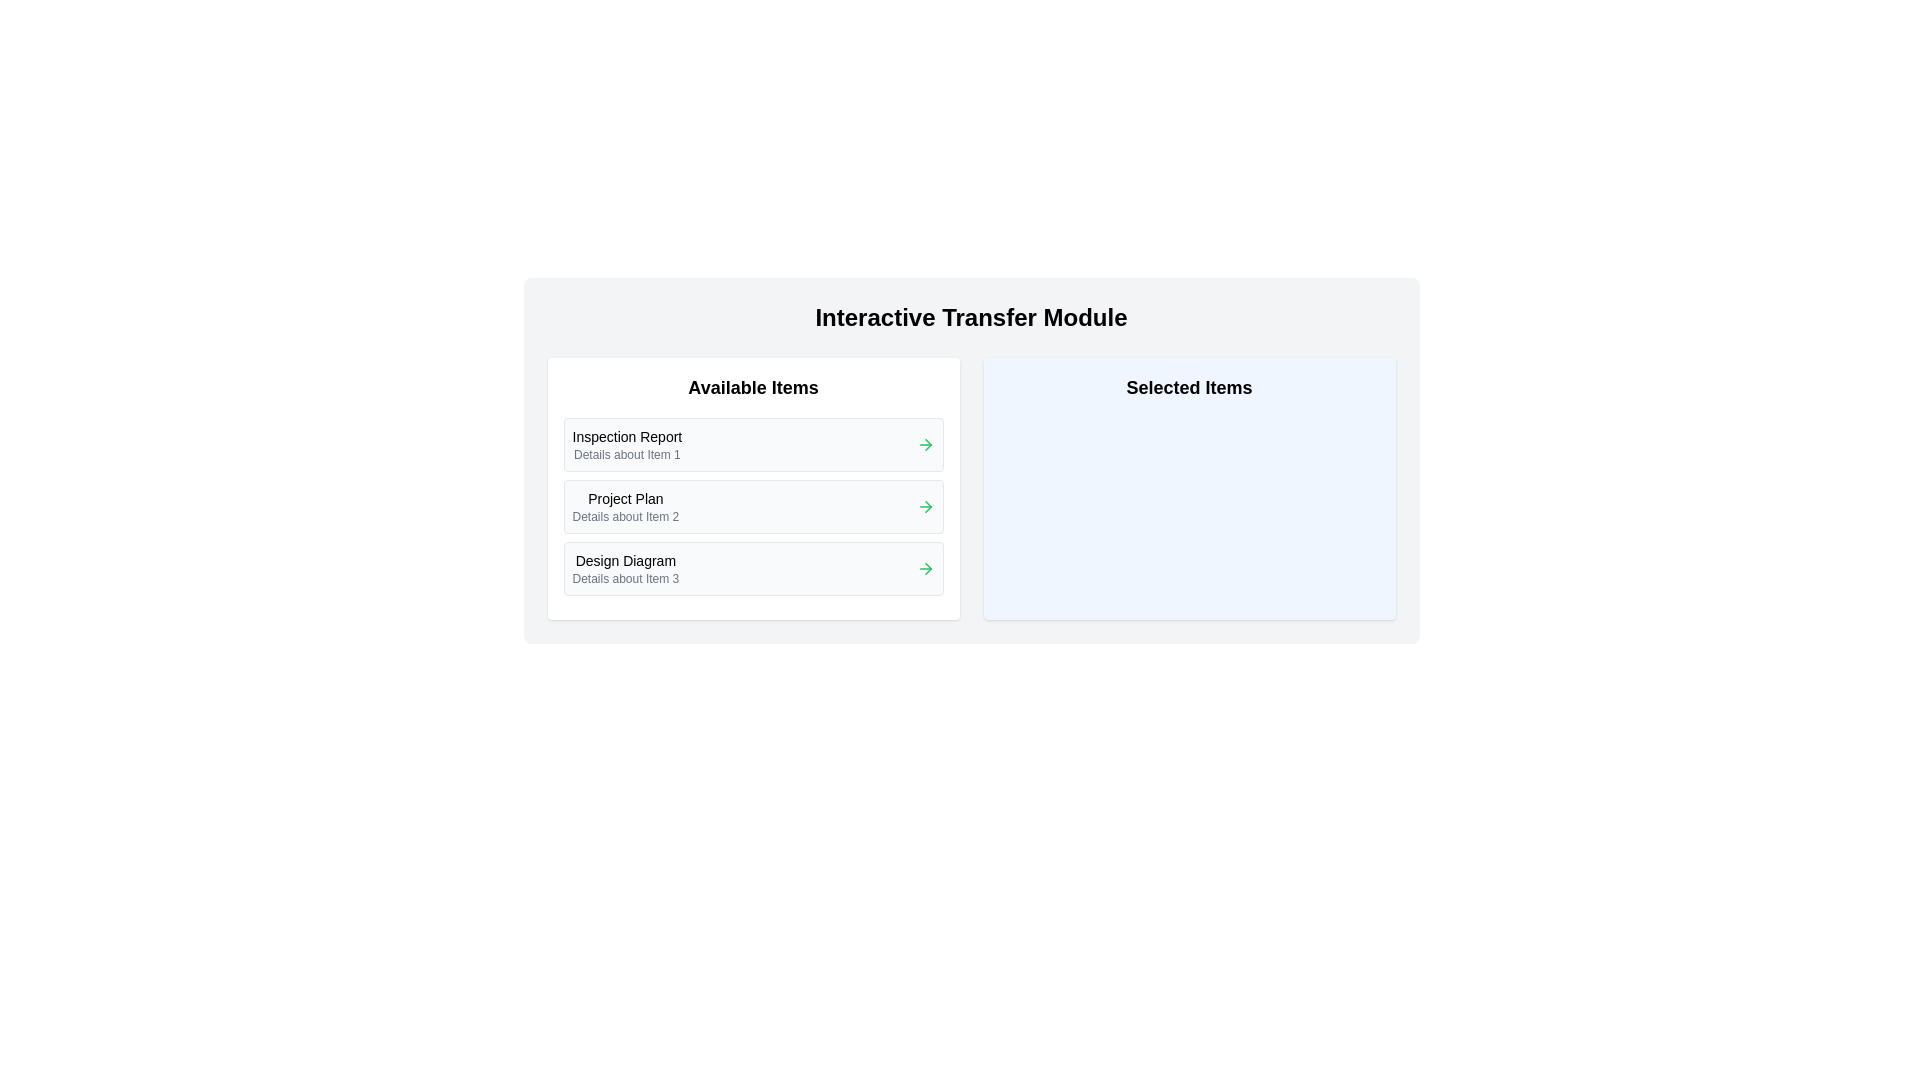 Image resolution: width=1920 pixels, height=1080 pixels. What do you see at coordinates (626, 435) in the screenshot?
I see `the 'Inspection Report' text element, which is prominently displayed in bold and larger size within the 'Available Items' section, located at the top of the list above 'Details about Item 1'` at bounding box center [626, 435].